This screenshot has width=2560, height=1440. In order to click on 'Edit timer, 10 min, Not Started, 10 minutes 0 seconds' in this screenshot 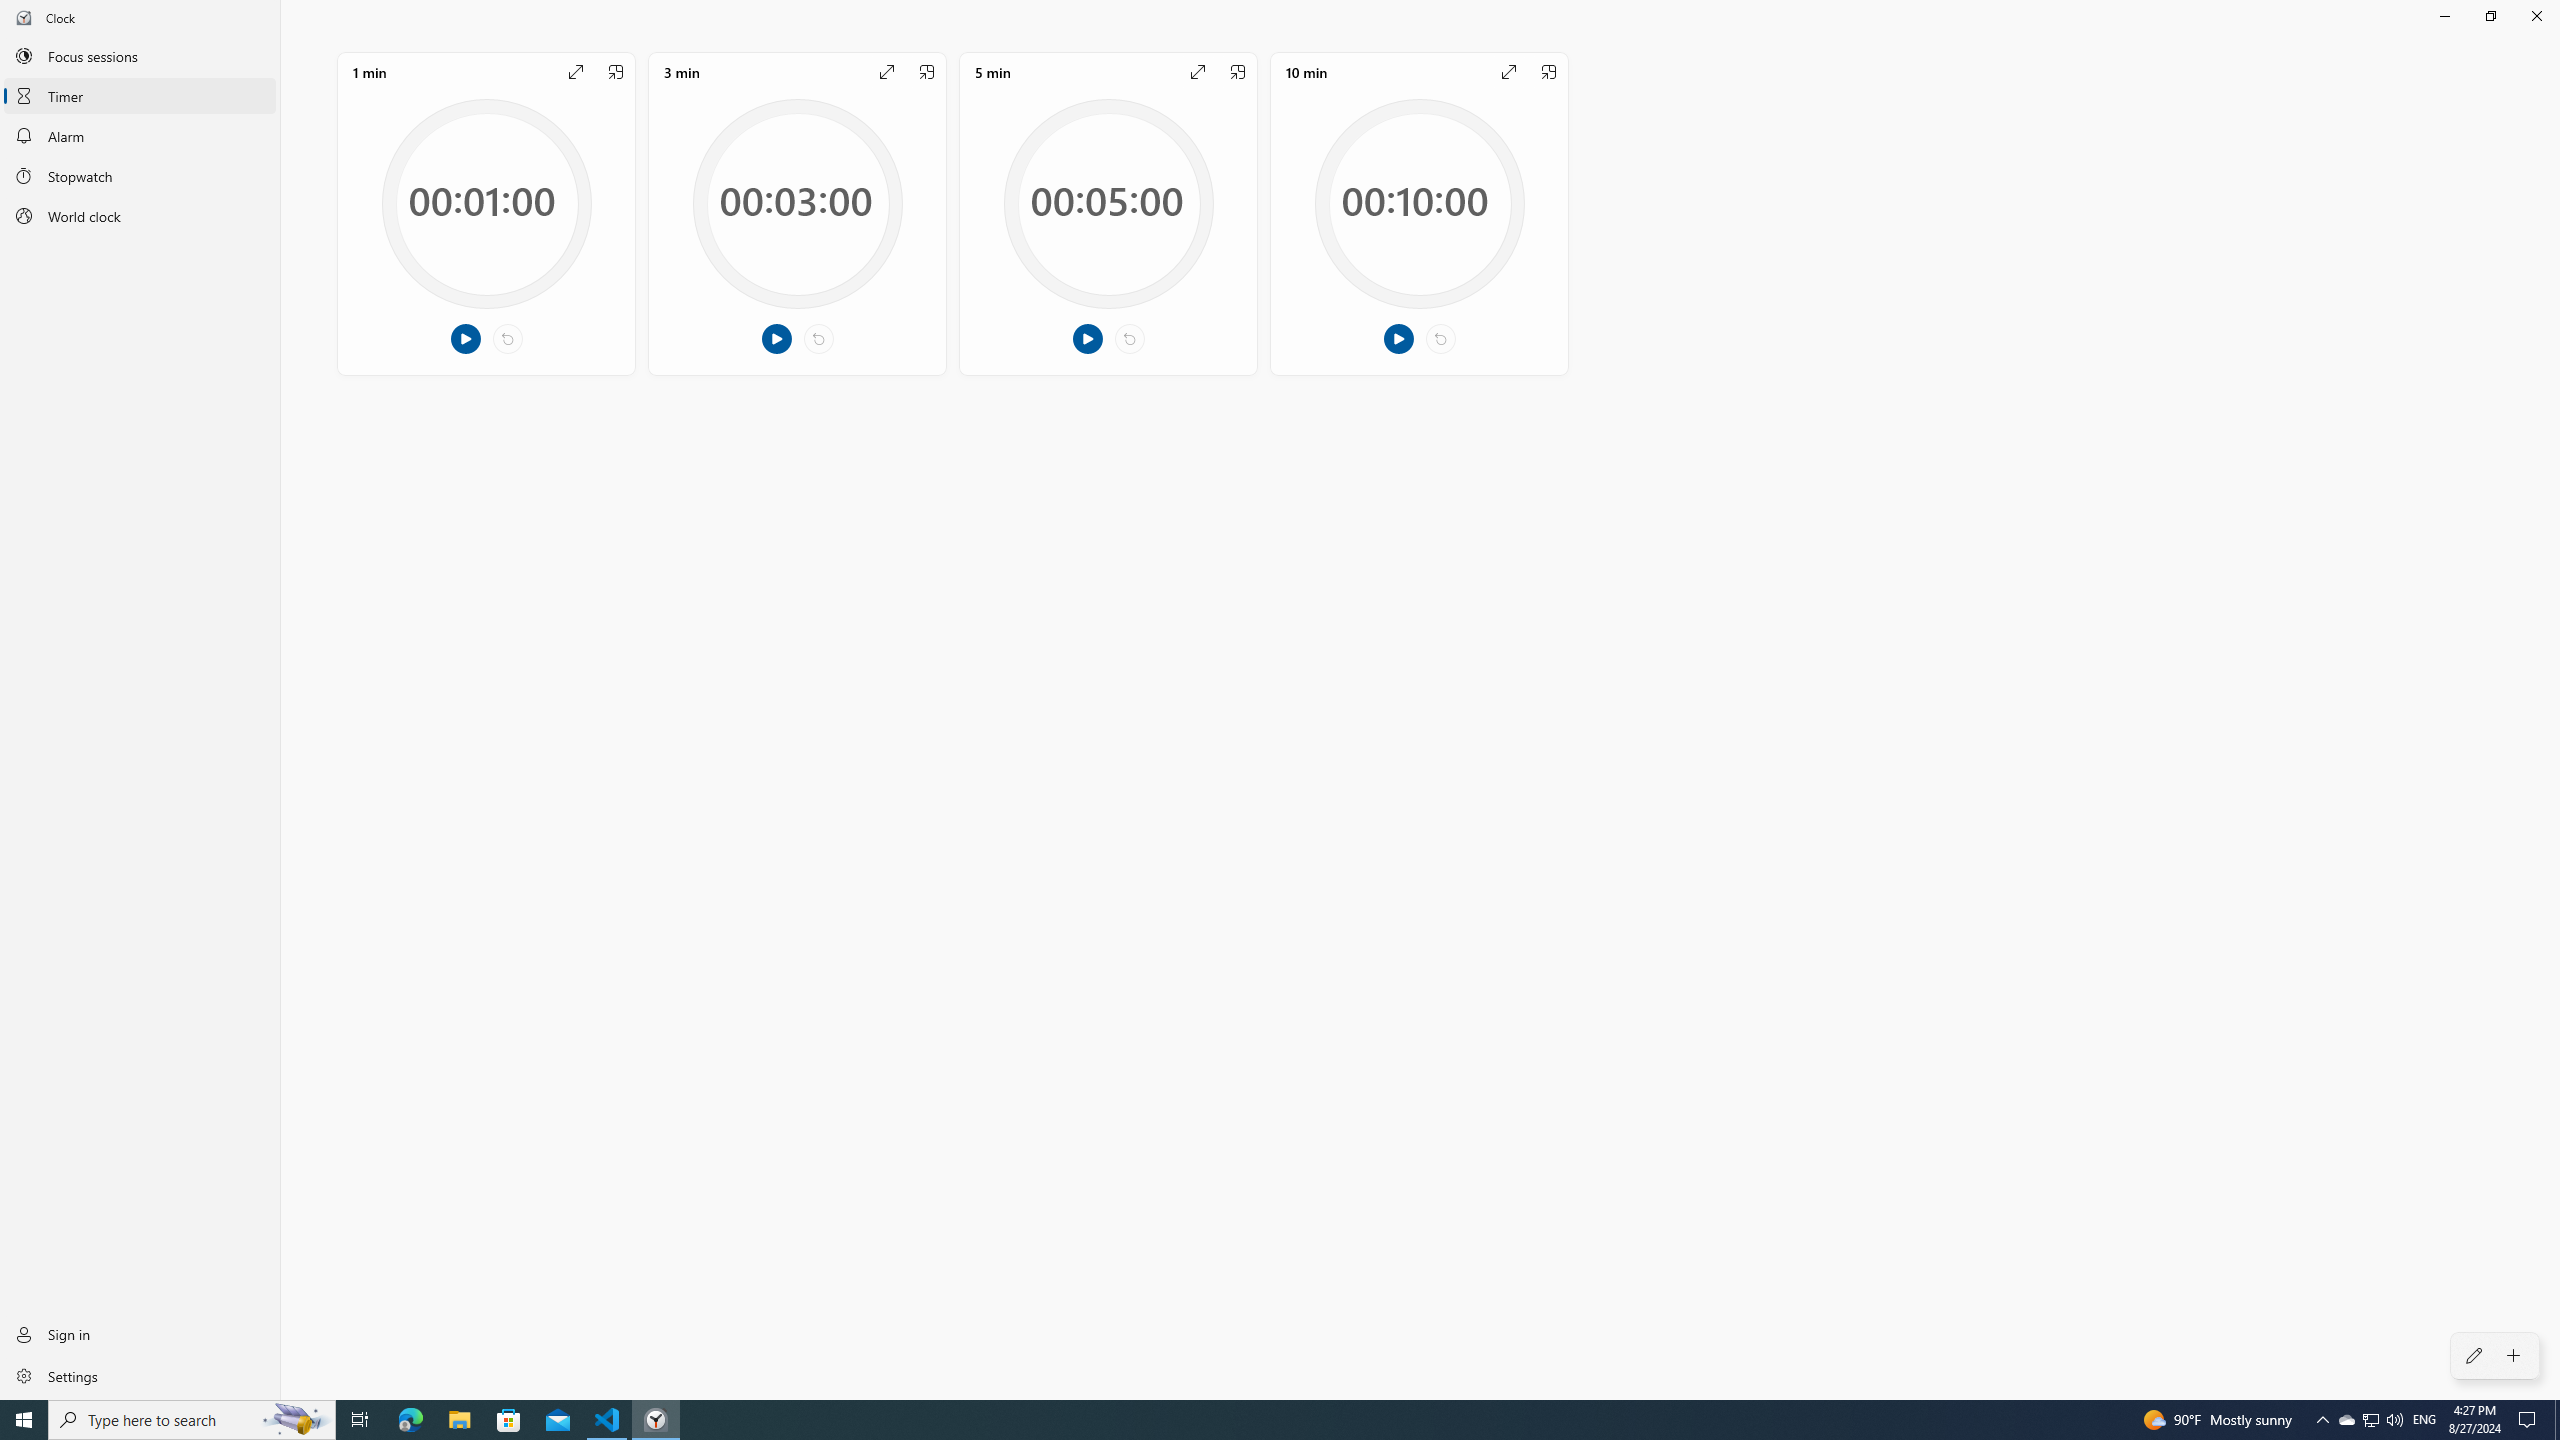, I will do `click(1418, 212)`.